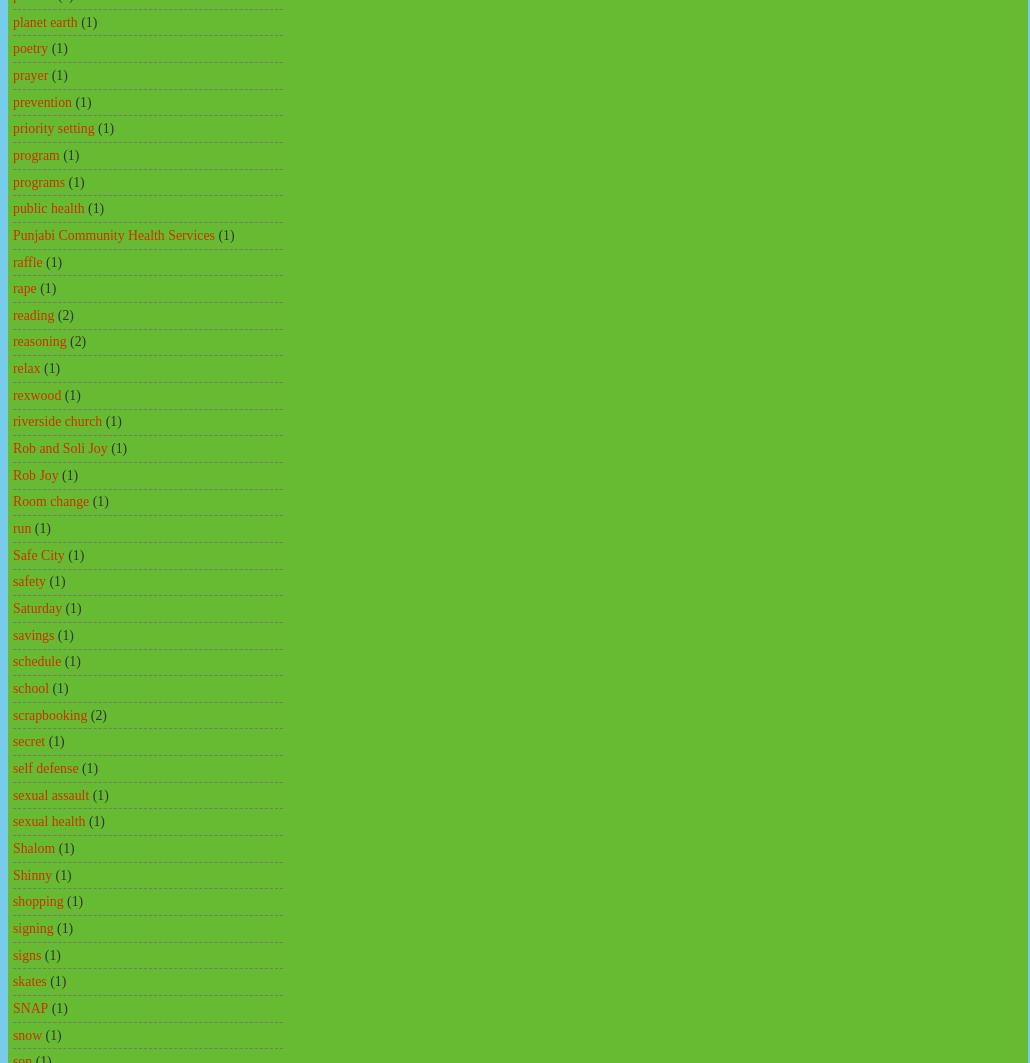 Image resolution: width=1030 pixels, height=1063 pixels. I want to click on 'skates', so click(12, 980).